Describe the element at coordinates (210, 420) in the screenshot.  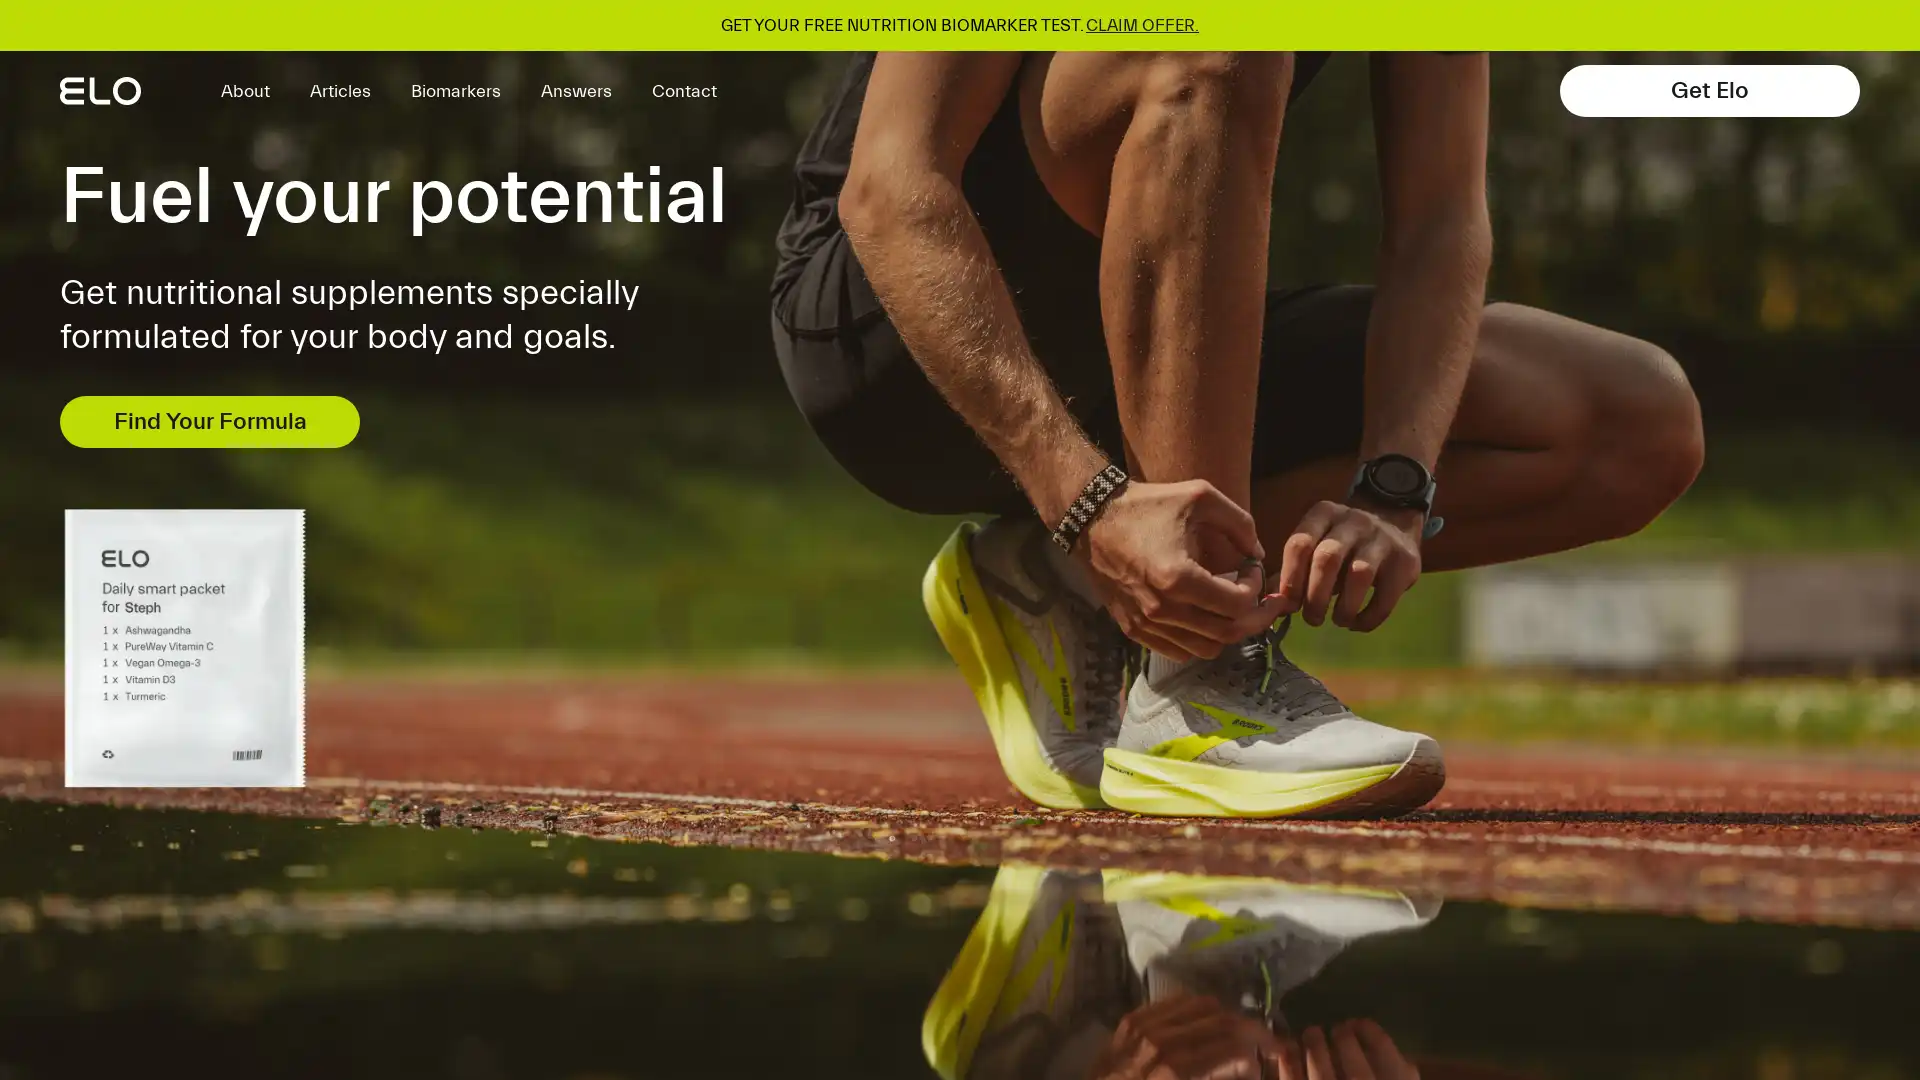
I see `Find Your Formula` at that location.